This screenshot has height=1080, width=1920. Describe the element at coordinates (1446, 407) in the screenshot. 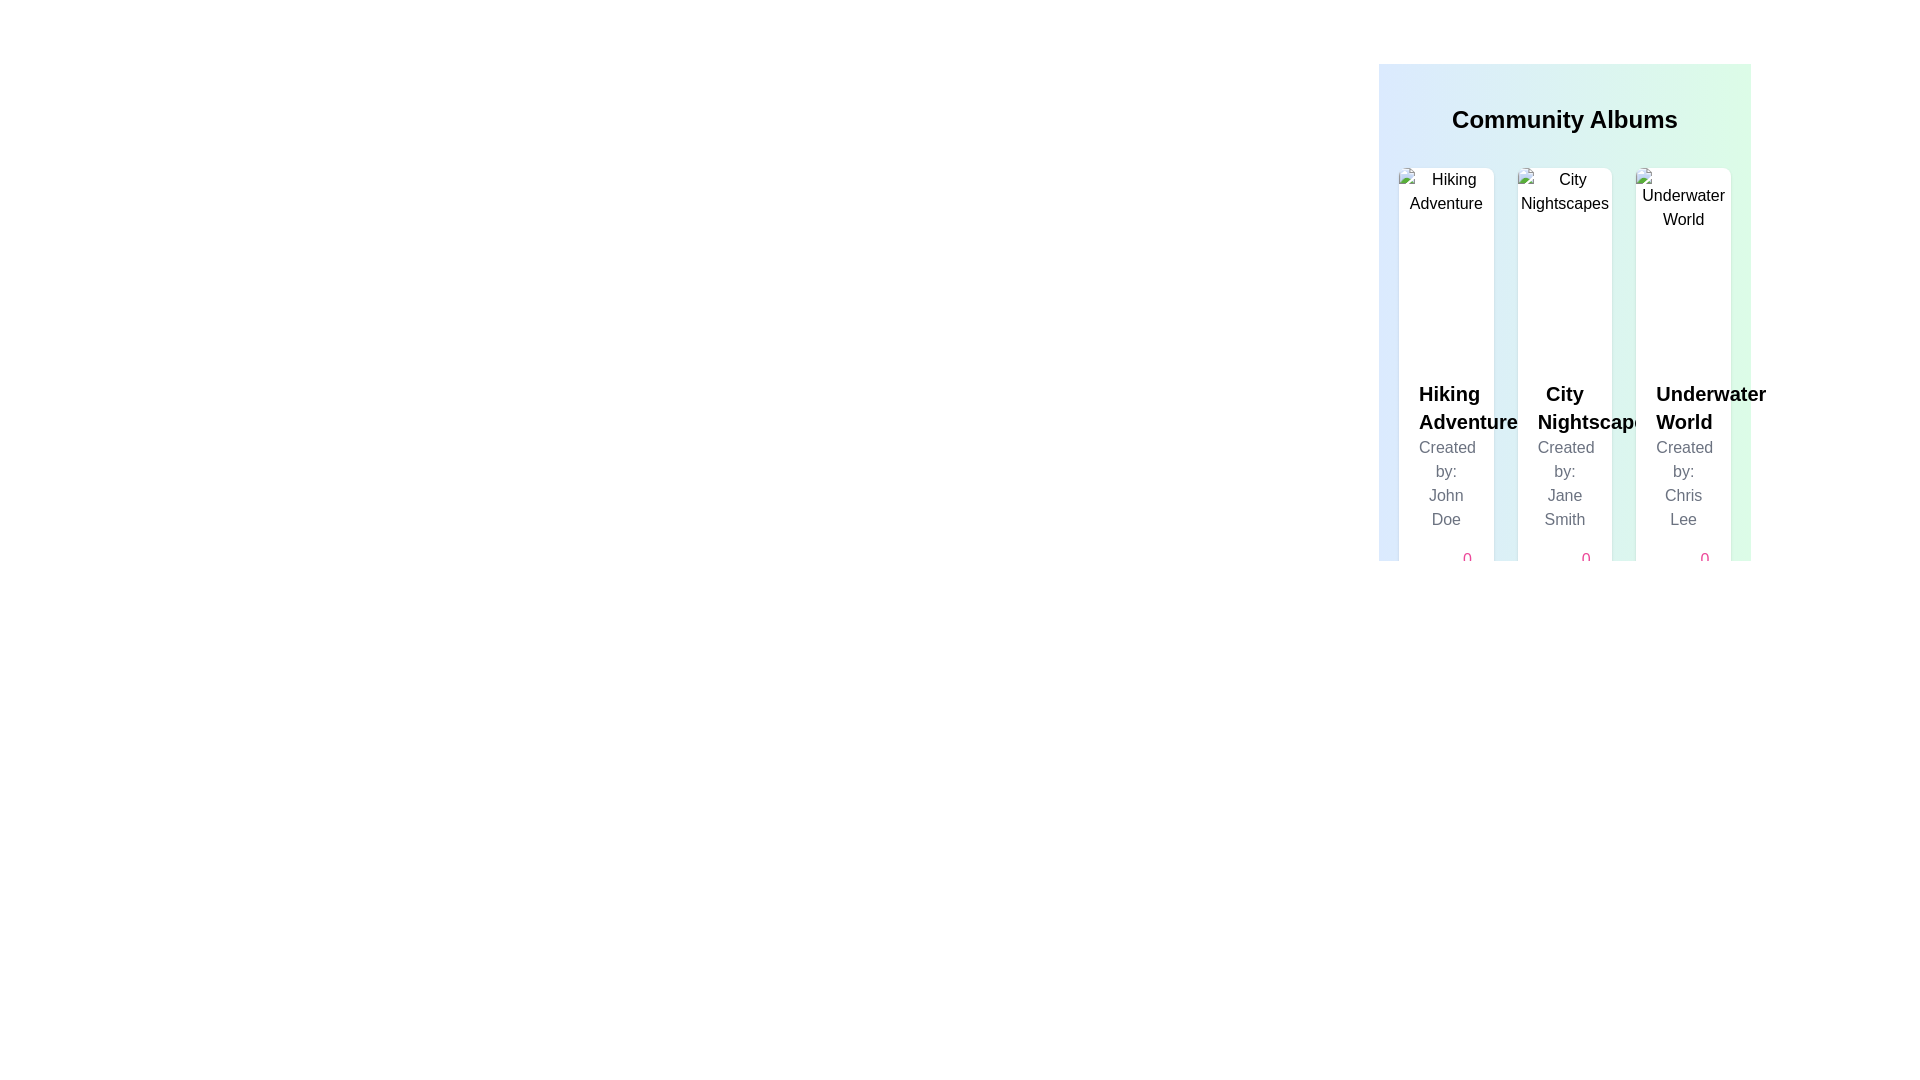

I see `the text label 'Hiking Adventure', which is styled with a larger font size and bold weight, located in the first column of the grid layout under 'Community Albums'` at that location.